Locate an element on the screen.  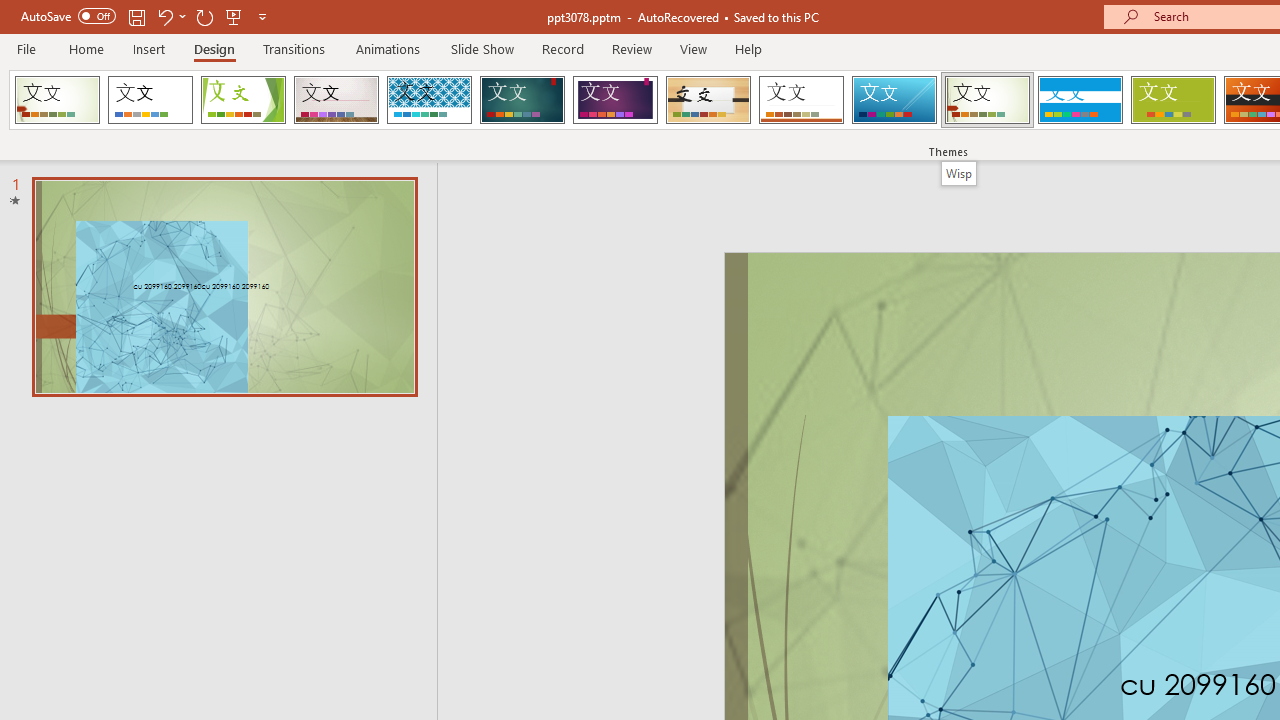
'Transitions' is located at coordinates (294, 48).